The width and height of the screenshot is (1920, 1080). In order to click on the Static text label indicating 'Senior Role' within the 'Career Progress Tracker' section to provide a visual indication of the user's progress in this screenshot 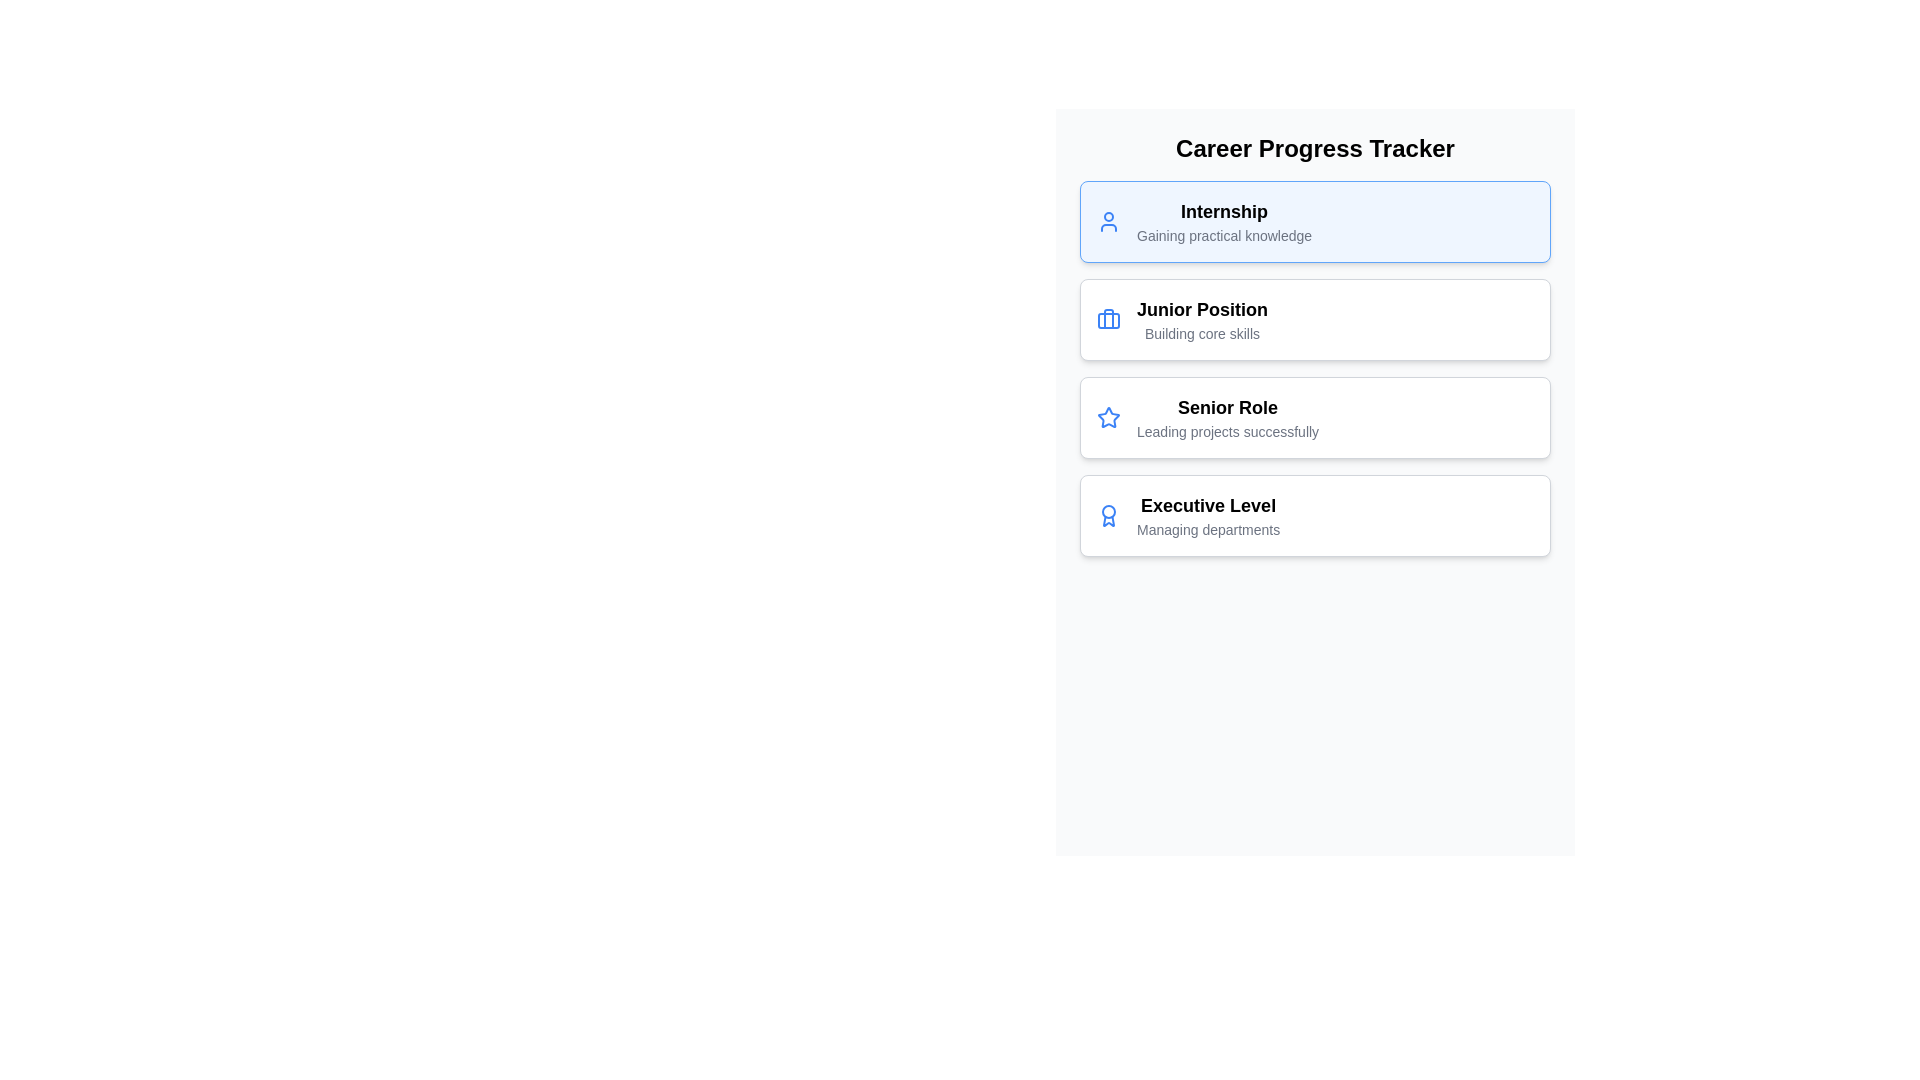, I will do `click(1227, 407)`.